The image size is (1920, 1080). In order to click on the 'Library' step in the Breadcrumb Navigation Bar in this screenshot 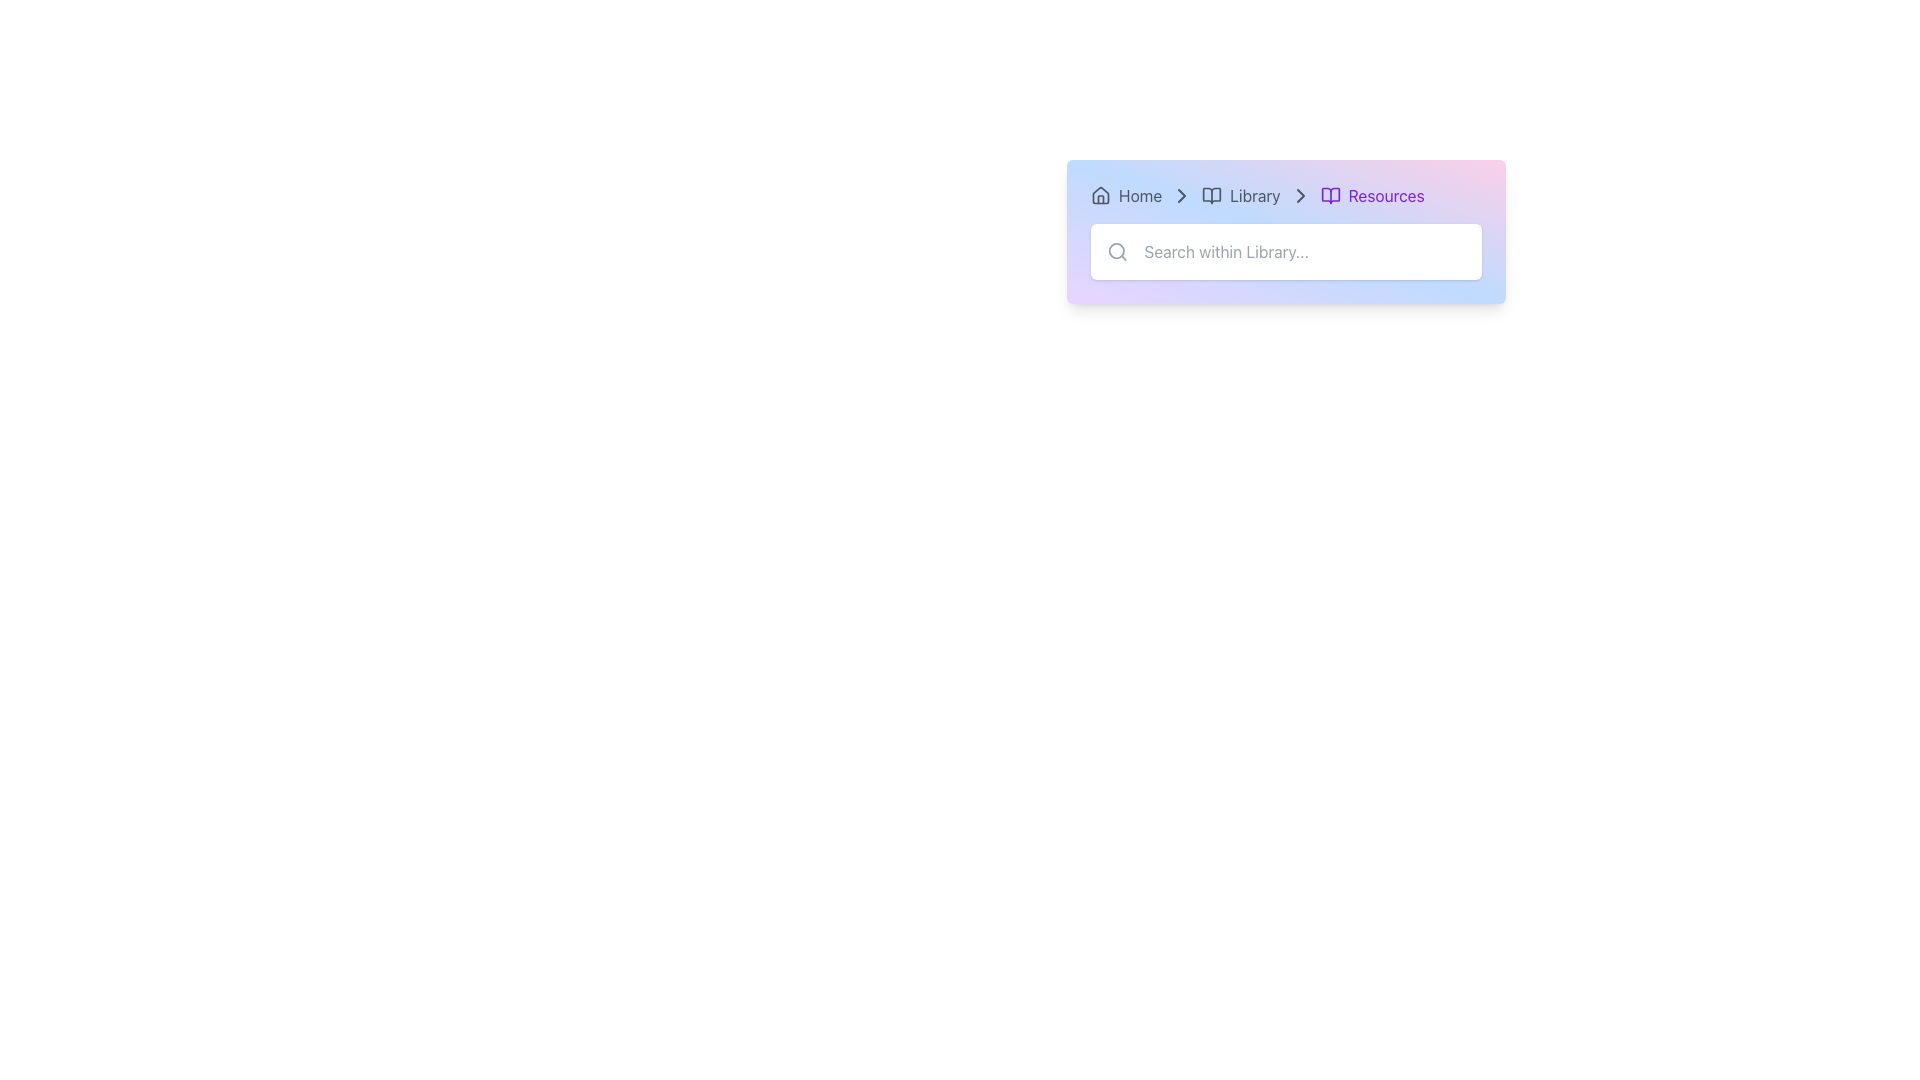, I will do `click(1286, 196)`.